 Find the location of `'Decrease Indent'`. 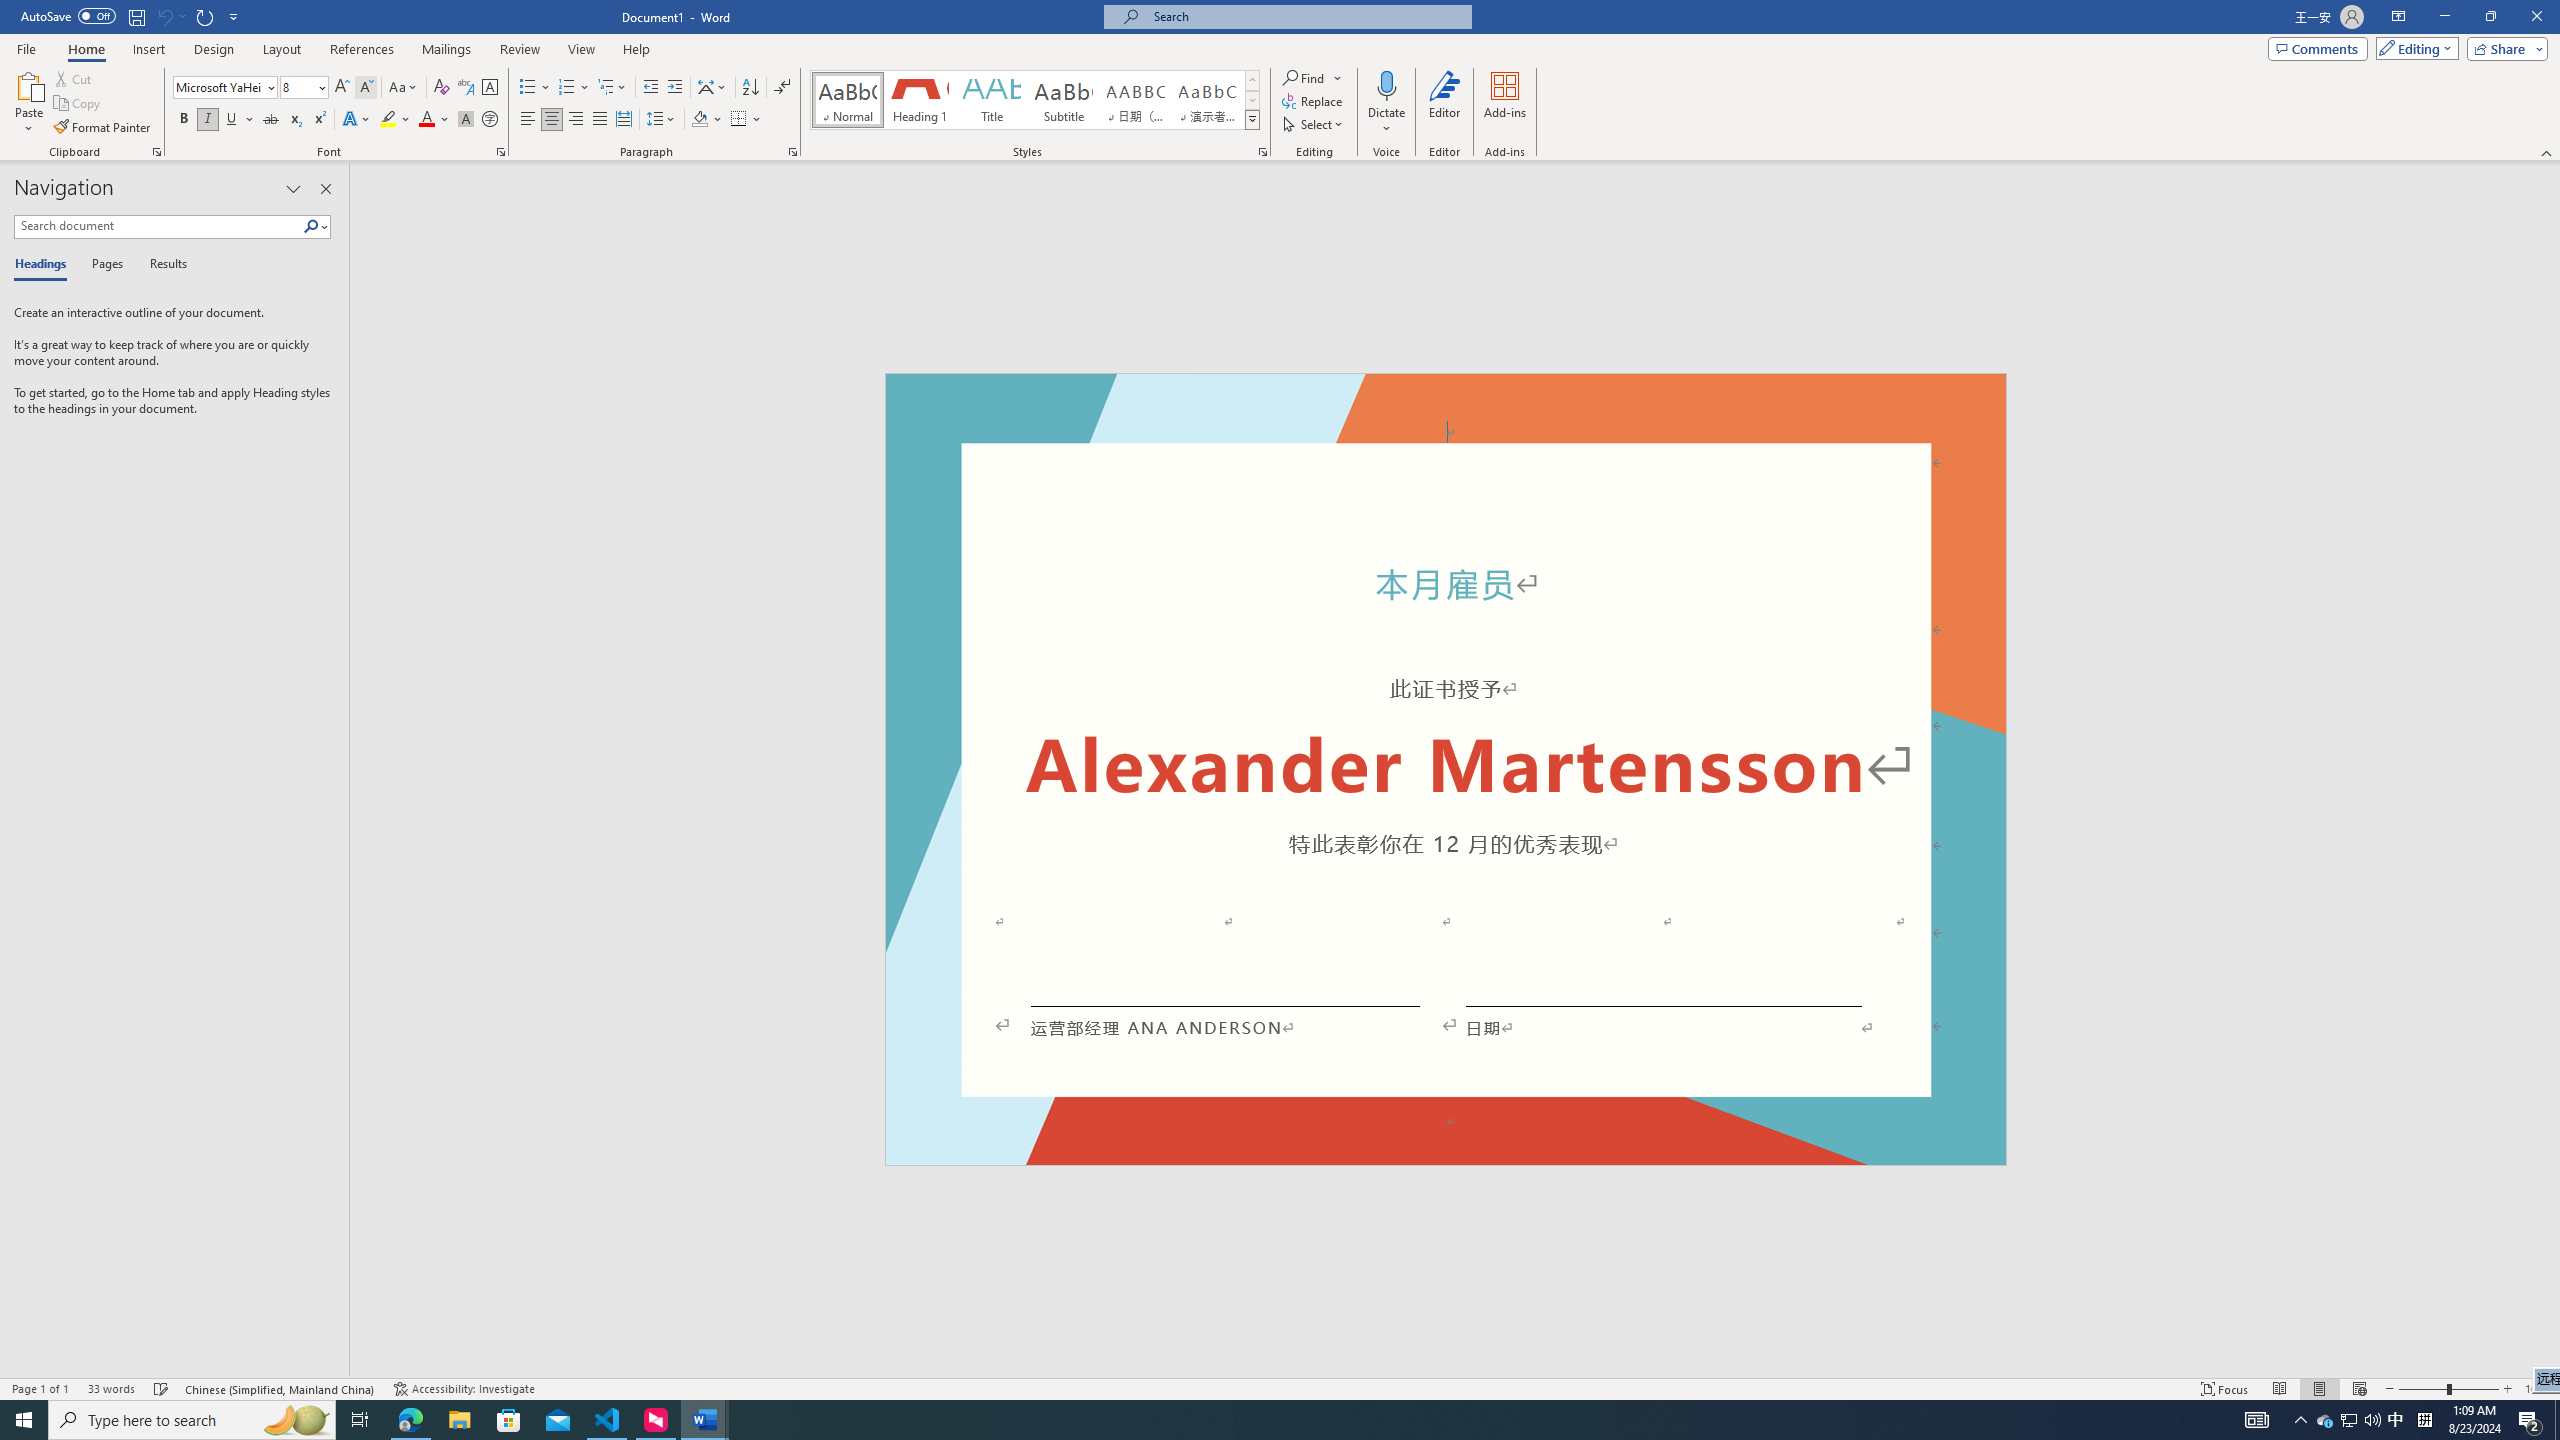

'Decrease Indent' is located at coordinates (651, 87).